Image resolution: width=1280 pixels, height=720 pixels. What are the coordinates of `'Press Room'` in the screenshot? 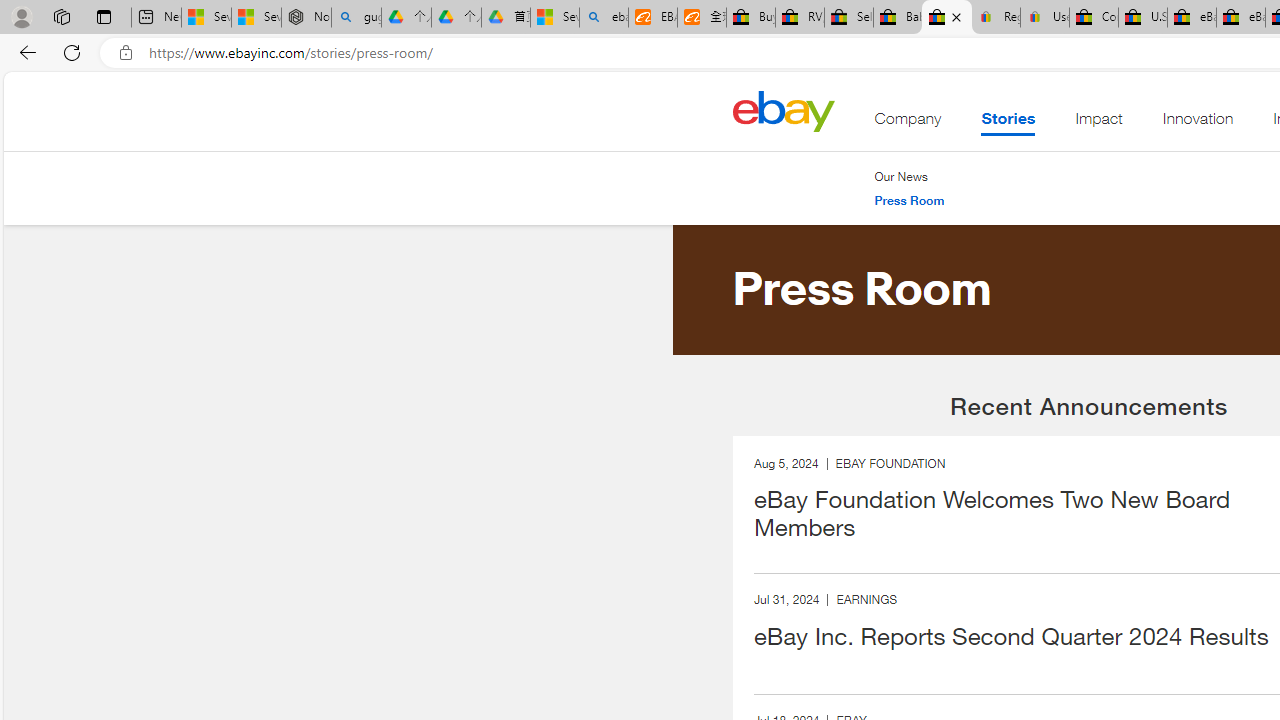 It's located at (908, 201).